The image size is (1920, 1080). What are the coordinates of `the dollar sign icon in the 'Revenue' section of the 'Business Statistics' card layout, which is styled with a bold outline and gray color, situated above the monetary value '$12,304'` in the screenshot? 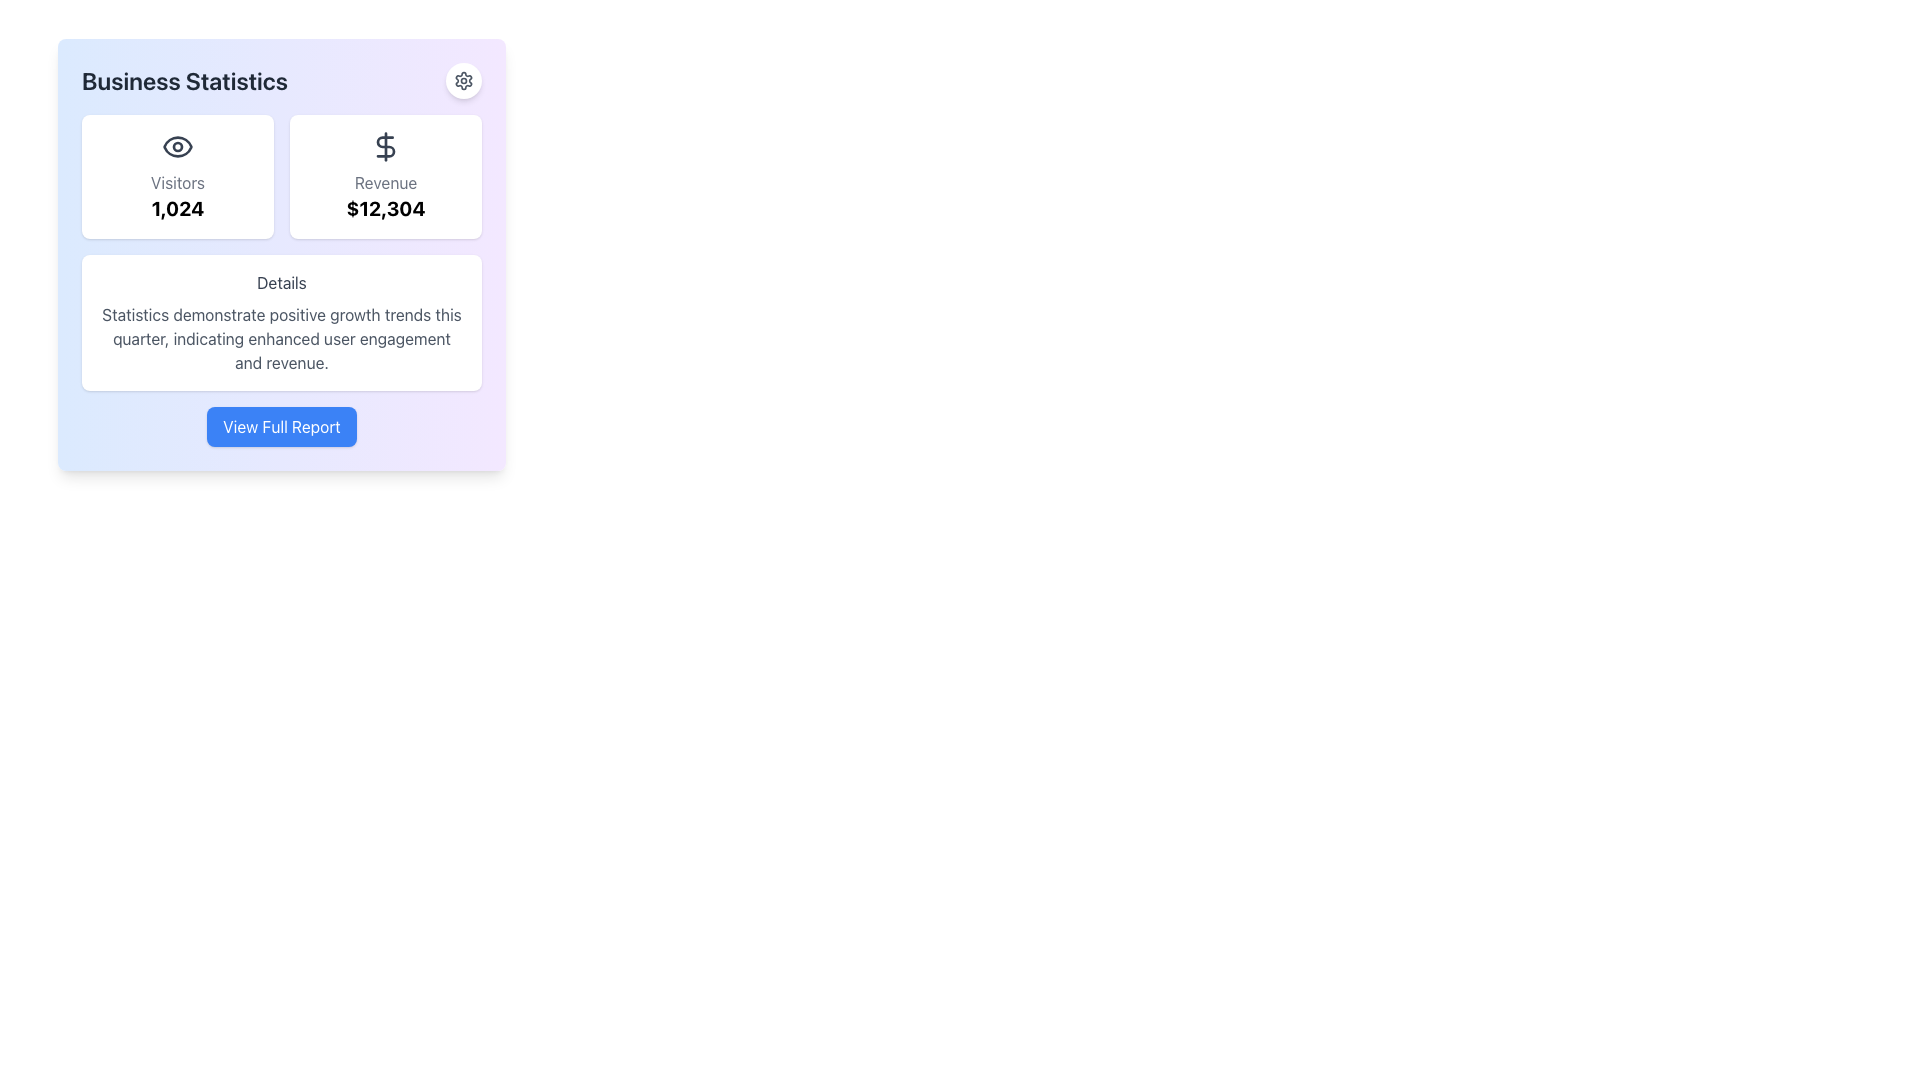 It's located at (385, 145).